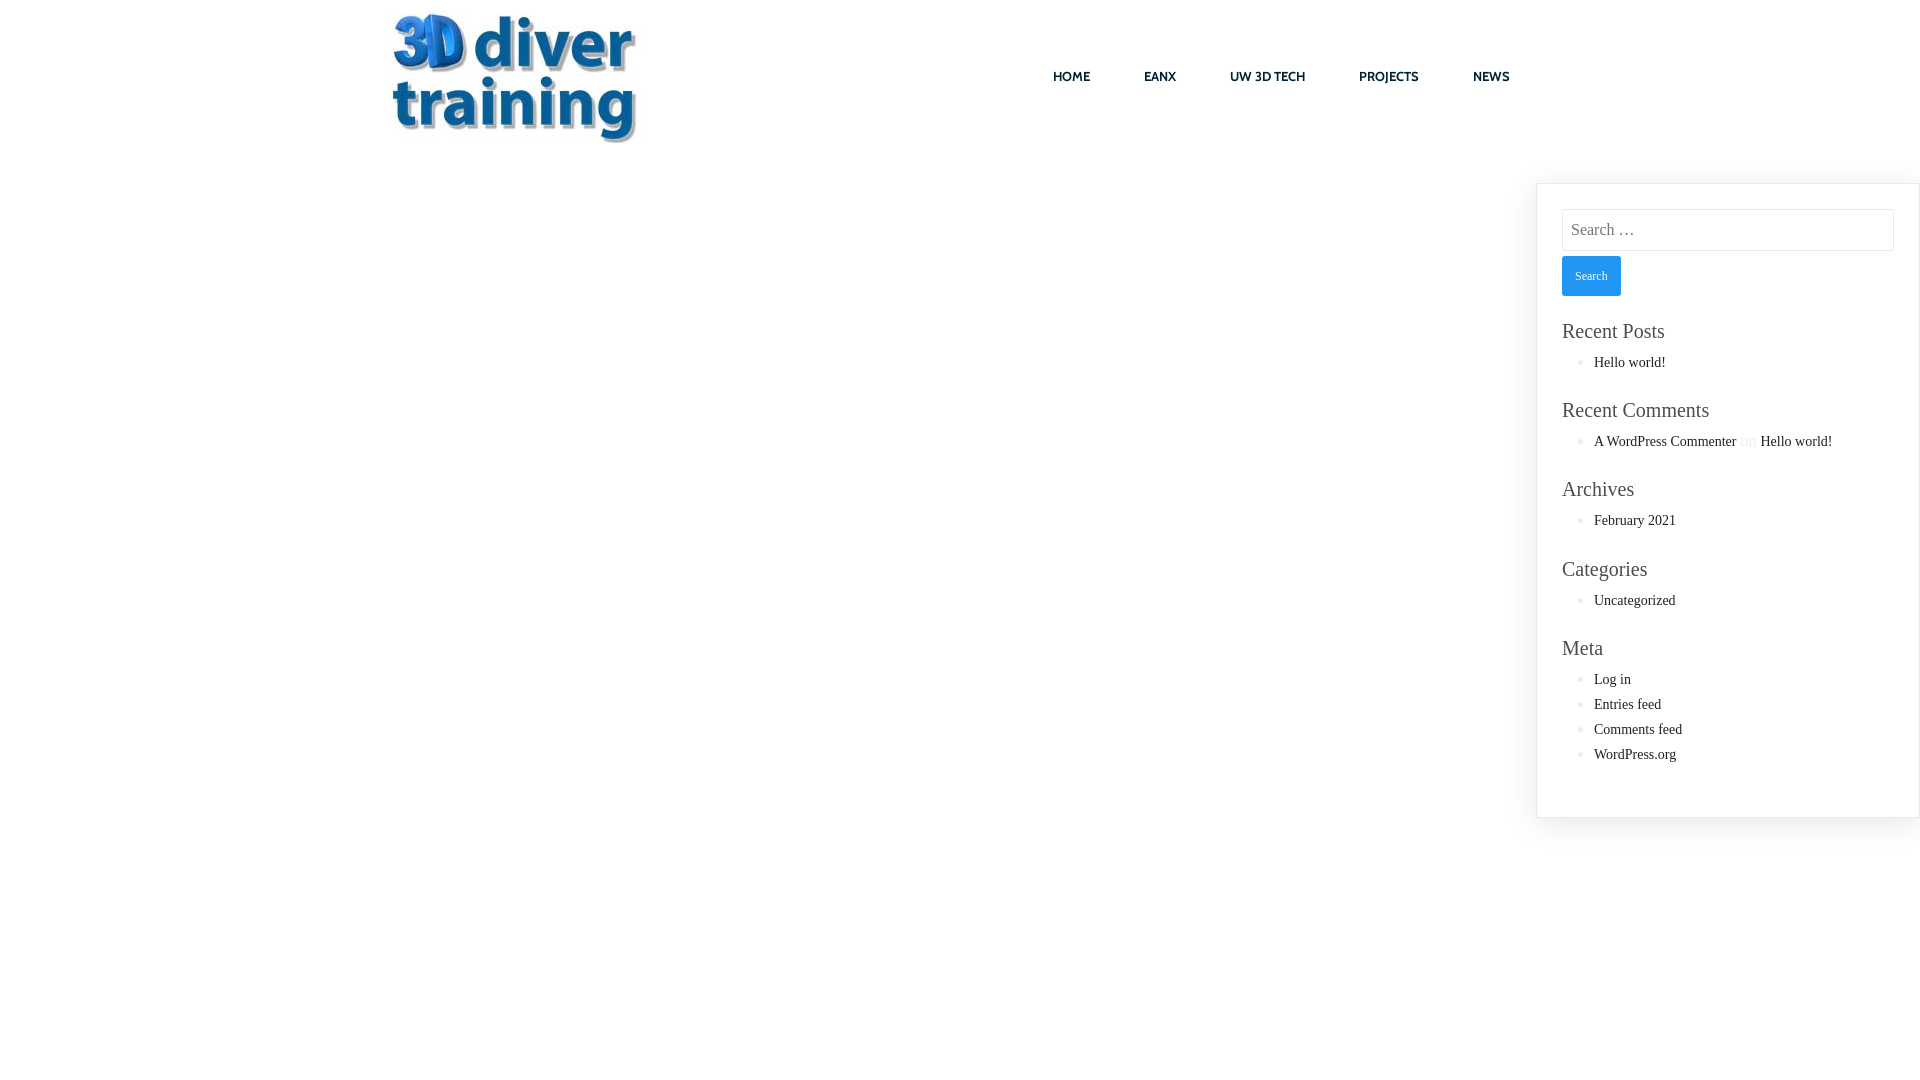 This screenshot has height=1080, width=1920. Describe the element at coordinates (1203, 76) in the screenshot. I see `'UW 3D TECH'` at that location.